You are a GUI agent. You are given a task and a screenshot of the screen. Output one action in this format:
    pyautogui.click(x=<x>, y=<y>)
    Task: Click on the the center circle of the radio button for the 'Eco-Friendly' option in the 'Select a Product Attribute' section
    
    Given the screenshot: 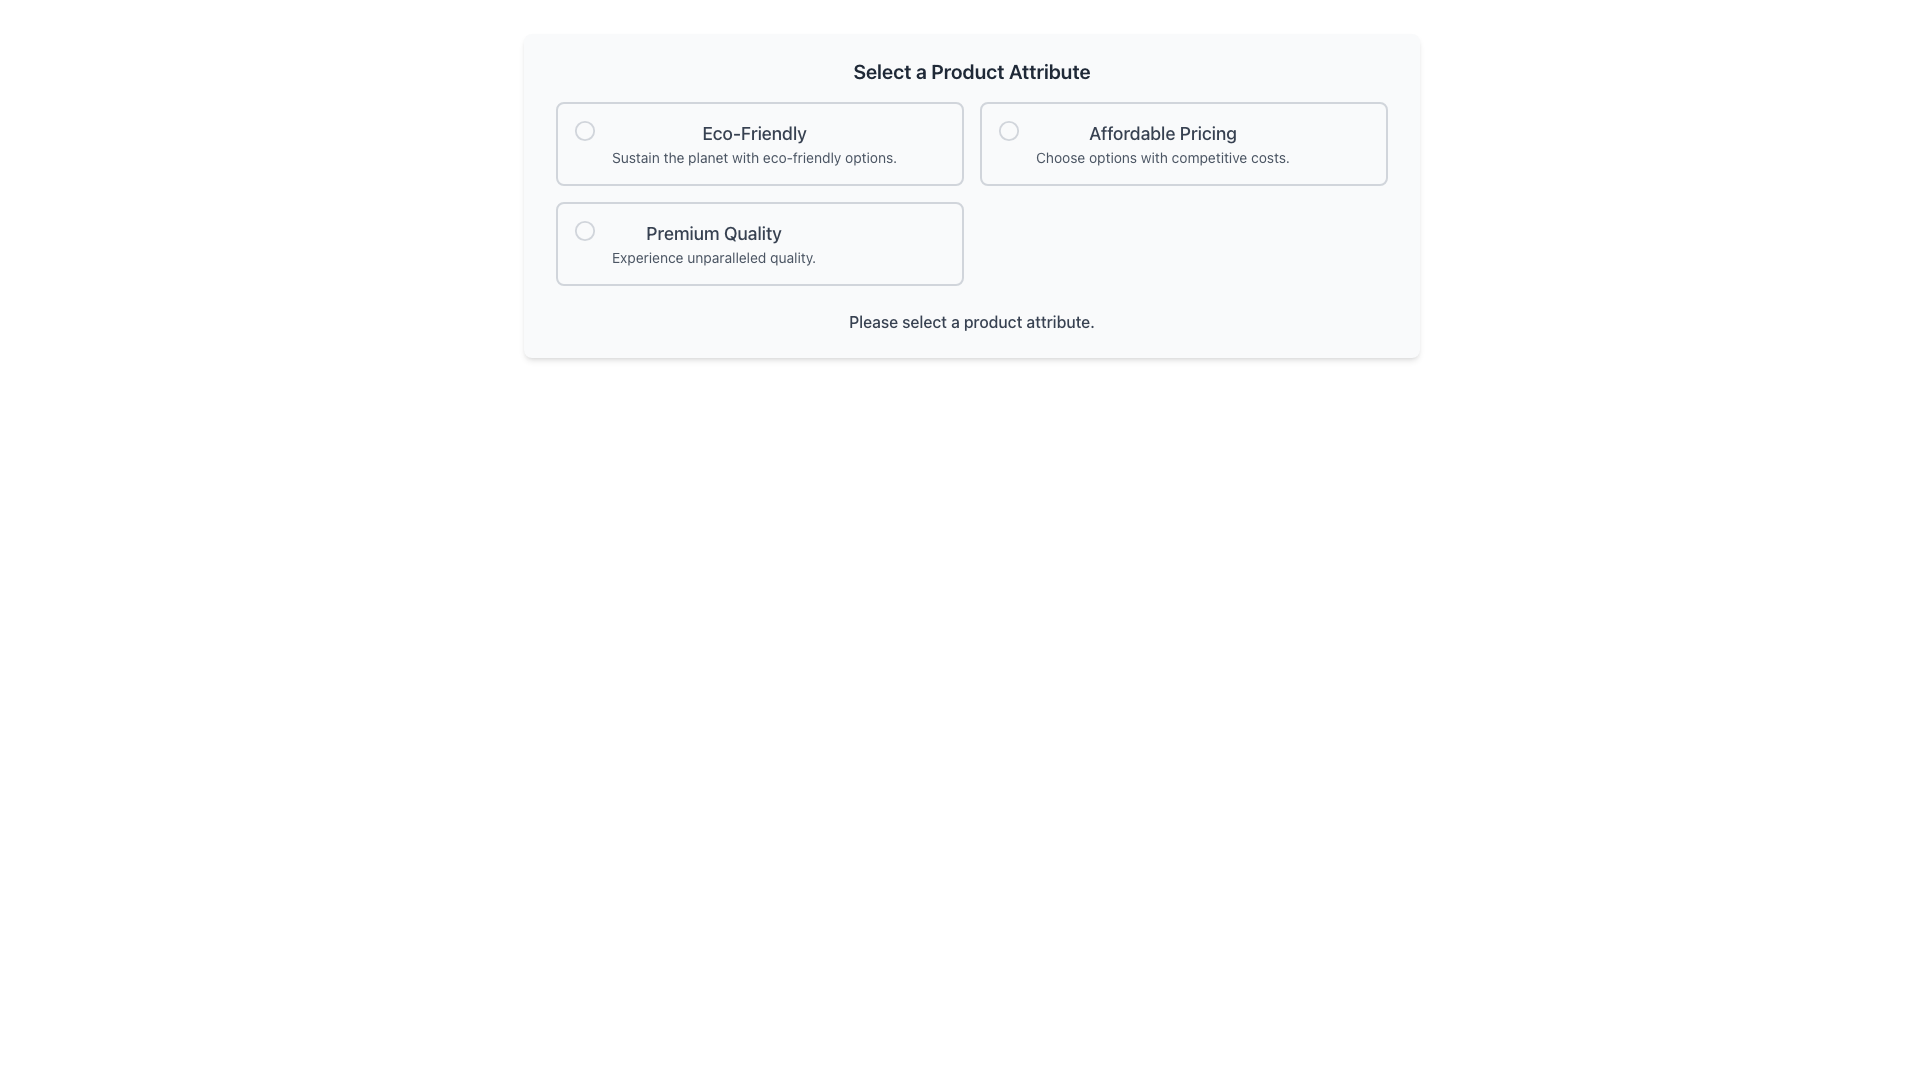 What is the action you would take?
    pyautogui.click(x=584, y=131)
    